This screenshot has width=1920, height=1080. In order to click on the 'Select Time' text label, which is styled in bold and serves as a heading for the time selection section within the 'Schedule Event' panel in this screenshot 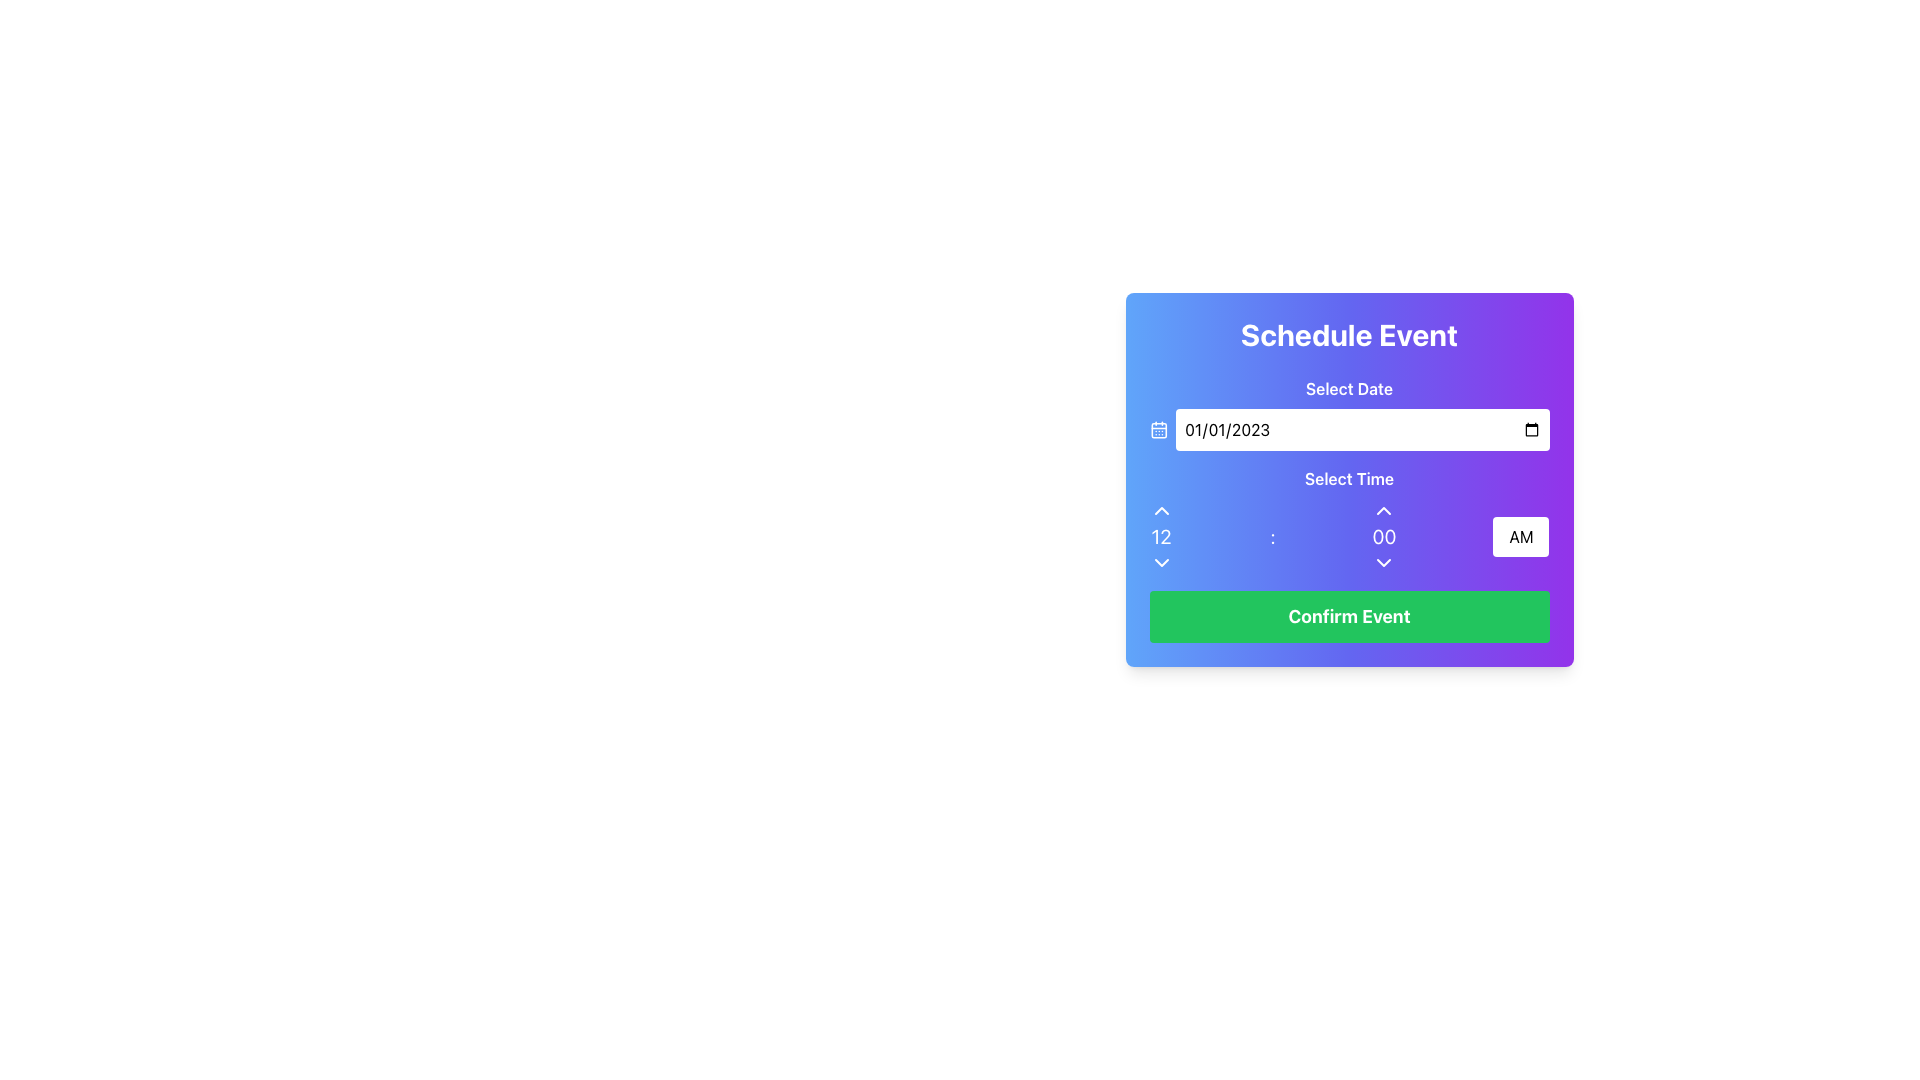, I will do `click(1349, 478)`.